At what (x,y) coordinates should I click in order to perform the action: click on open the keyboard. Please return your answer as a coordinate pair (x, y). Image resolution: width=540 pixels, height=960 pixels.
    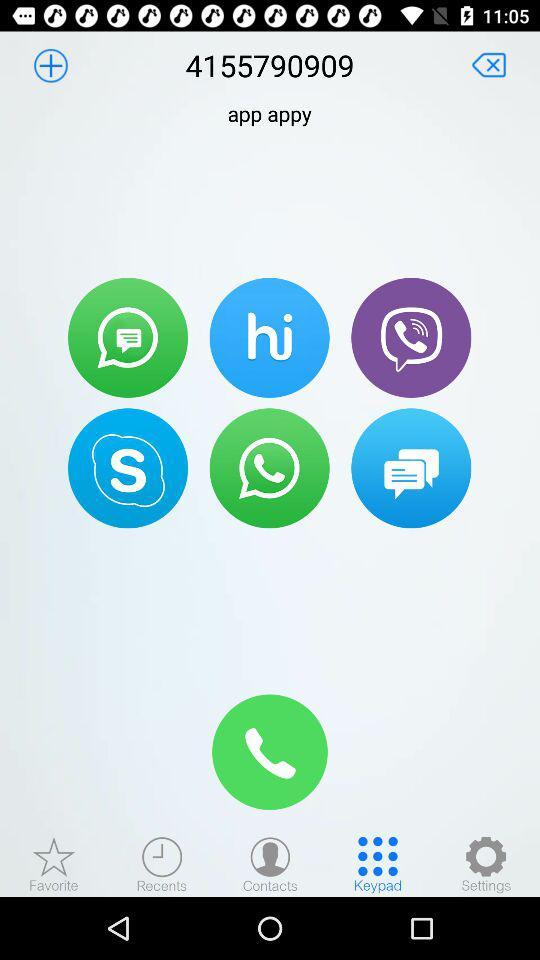
    Looking at the image, I should click on (378, 863).